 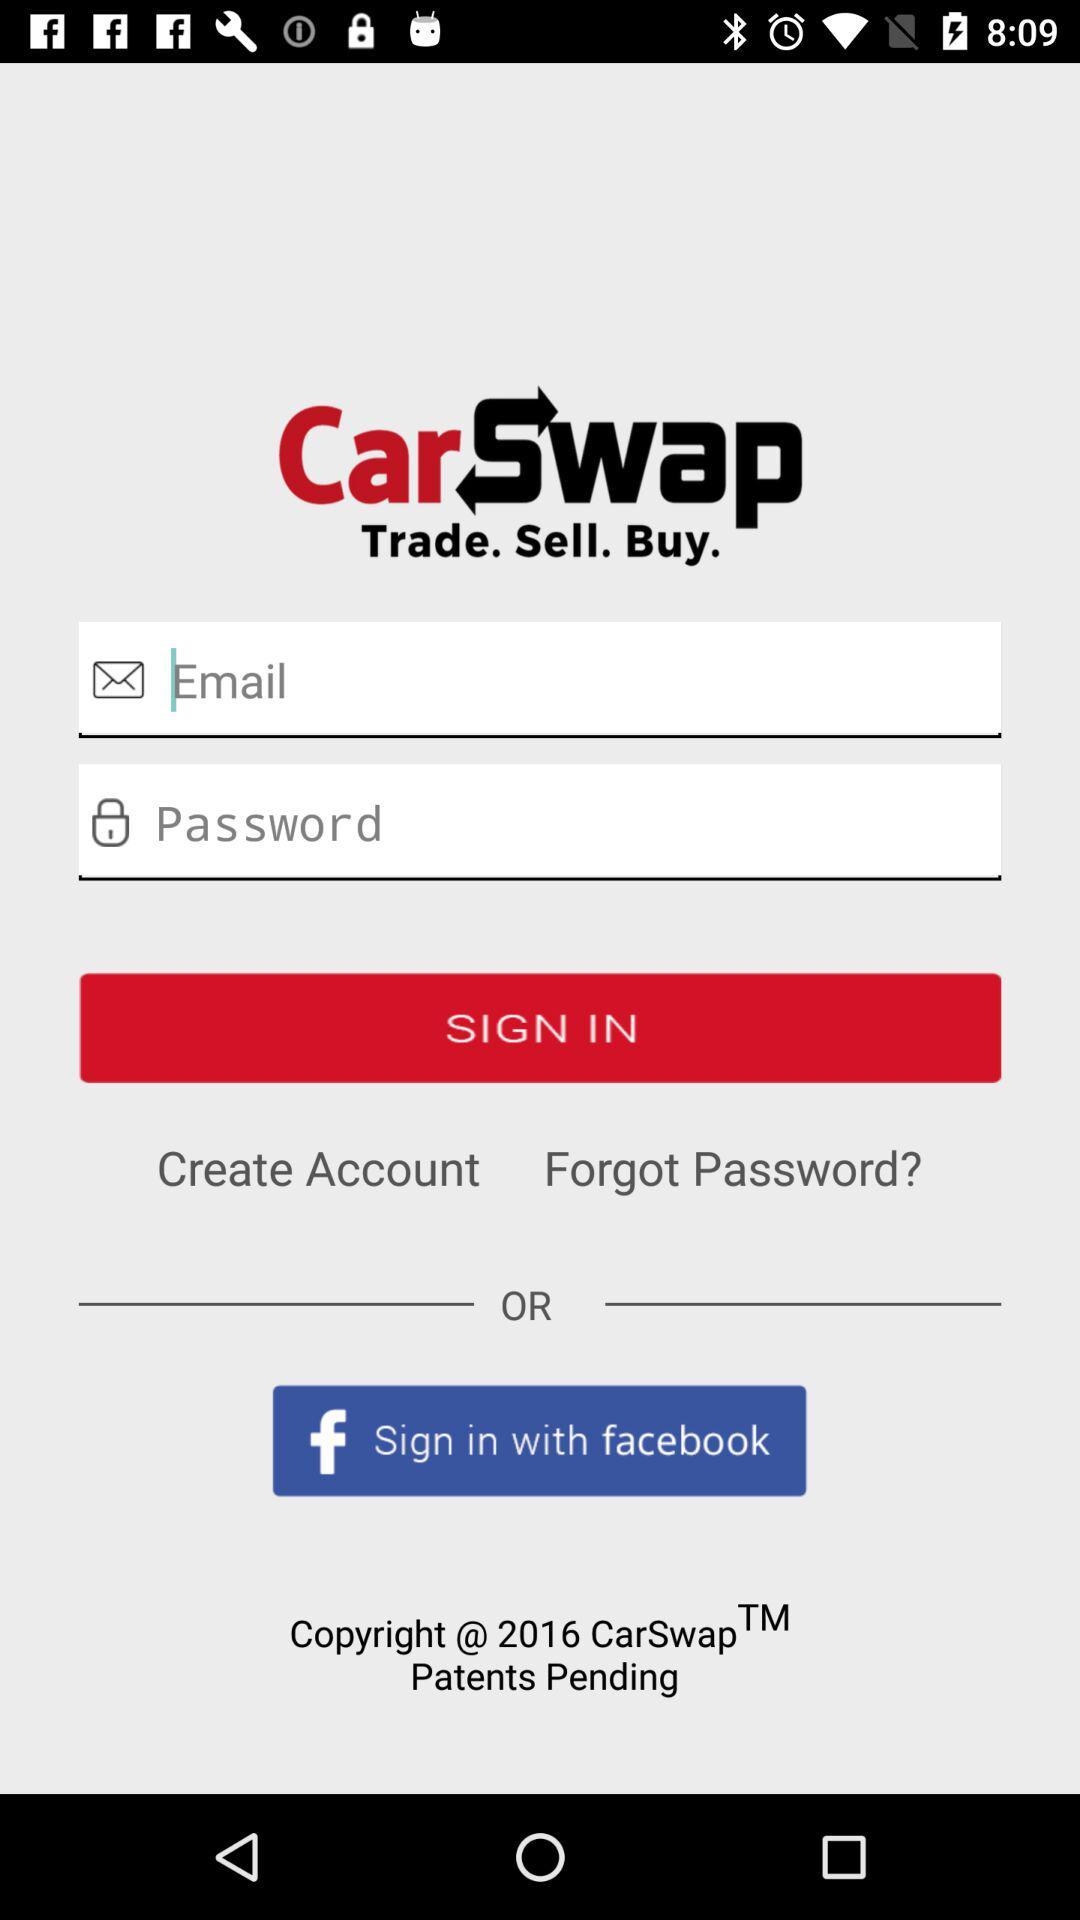 What do you see at coordinates (540, 679) in the screenshot?
I see `email` at bounding box center [540, 679].